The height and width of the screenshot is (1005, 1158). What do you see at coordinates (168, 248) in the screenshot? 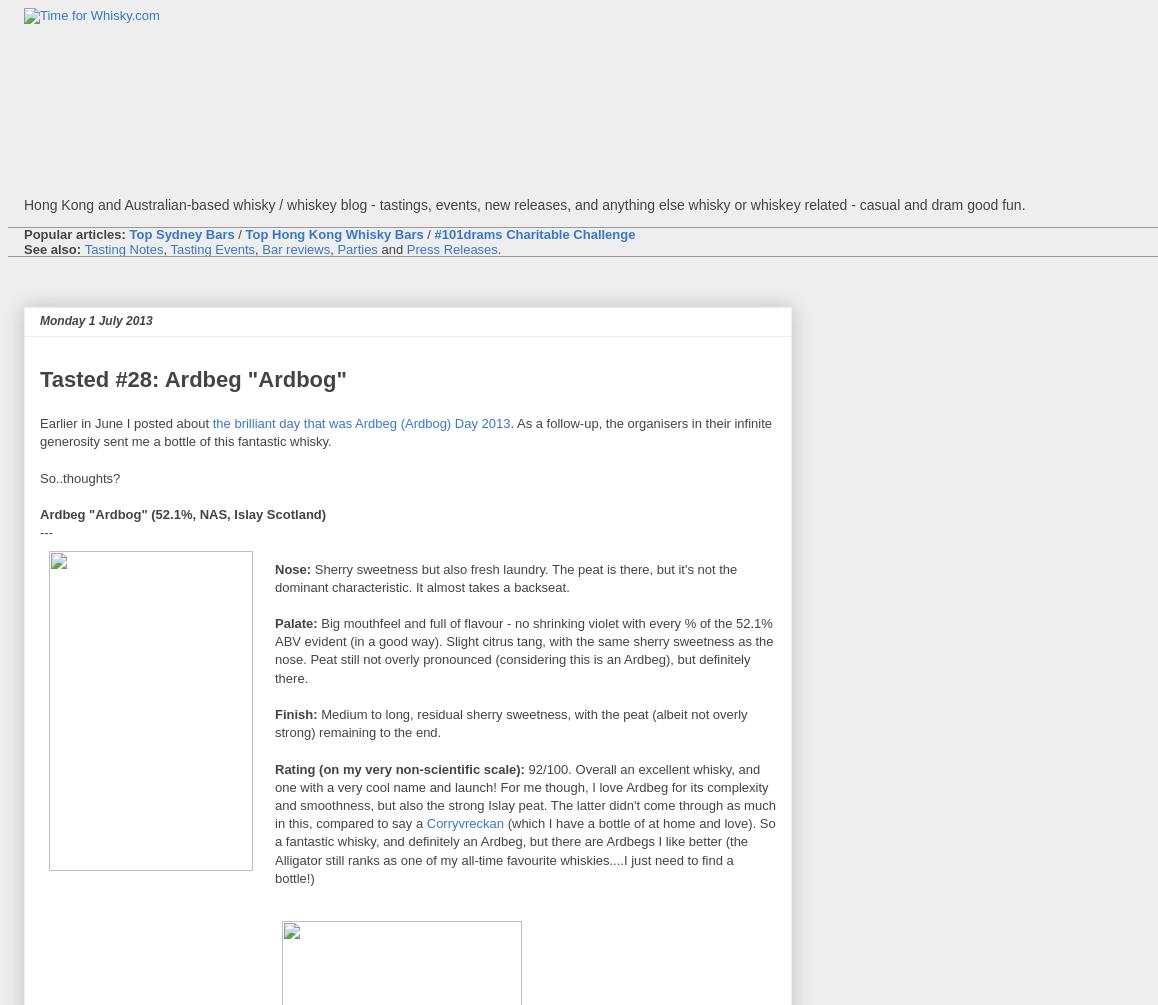
I see `'Tasting Events'` at bounding box center [168, 248].